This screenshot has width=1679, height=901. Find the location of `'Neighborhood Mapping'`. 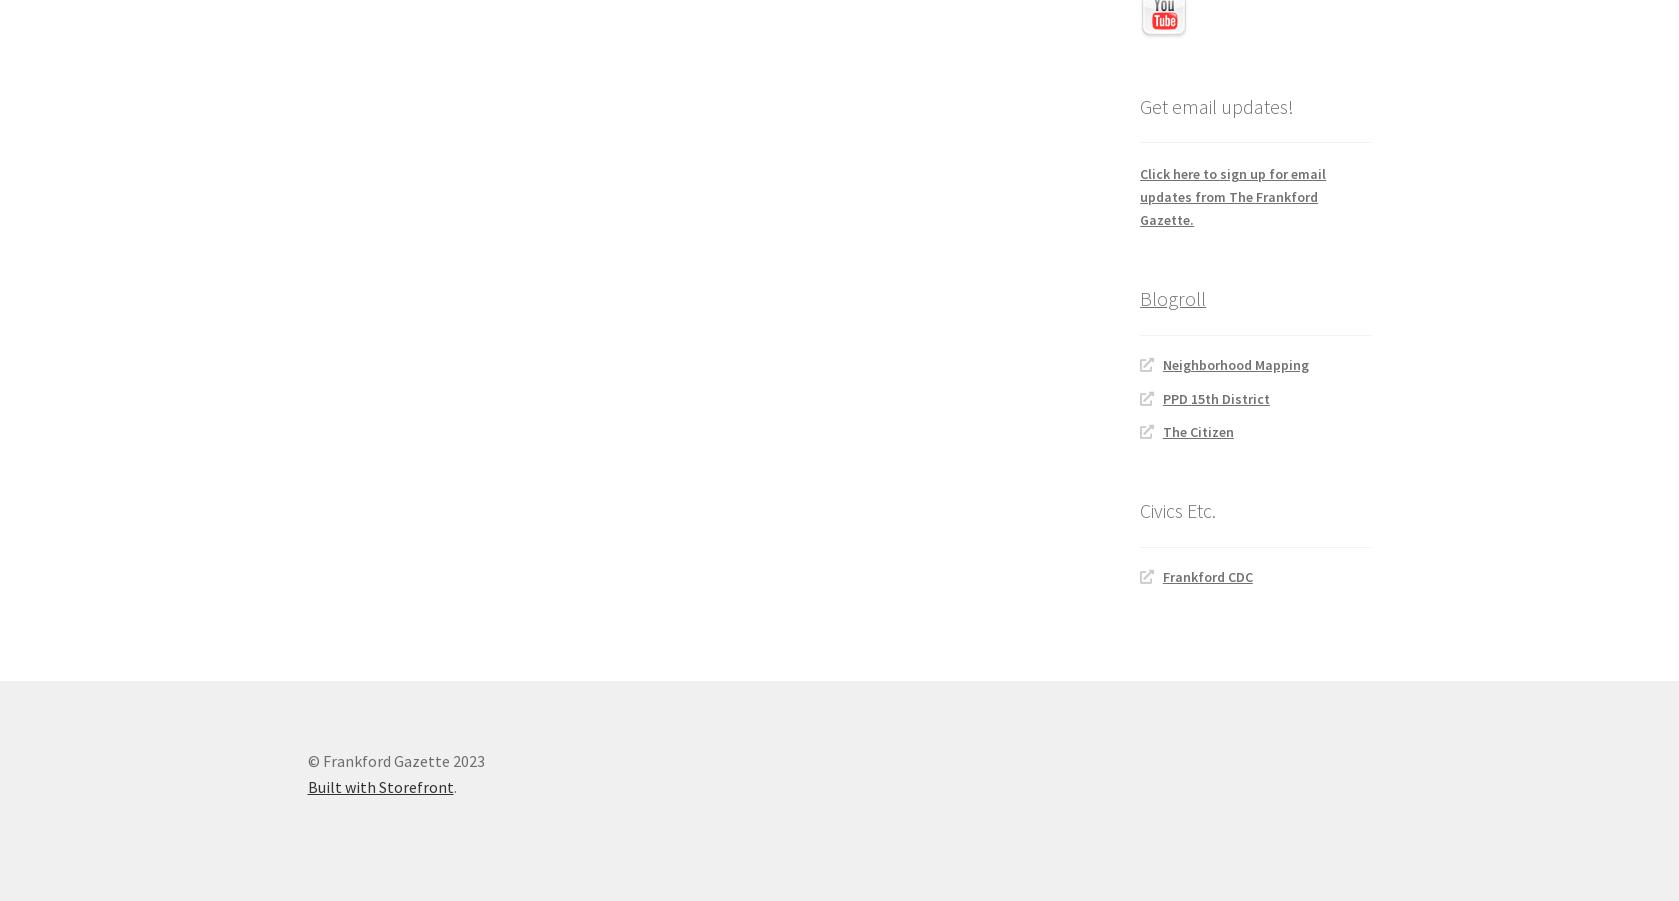

'Neighborhood Mapping' is located at coordinates (1234, 363).